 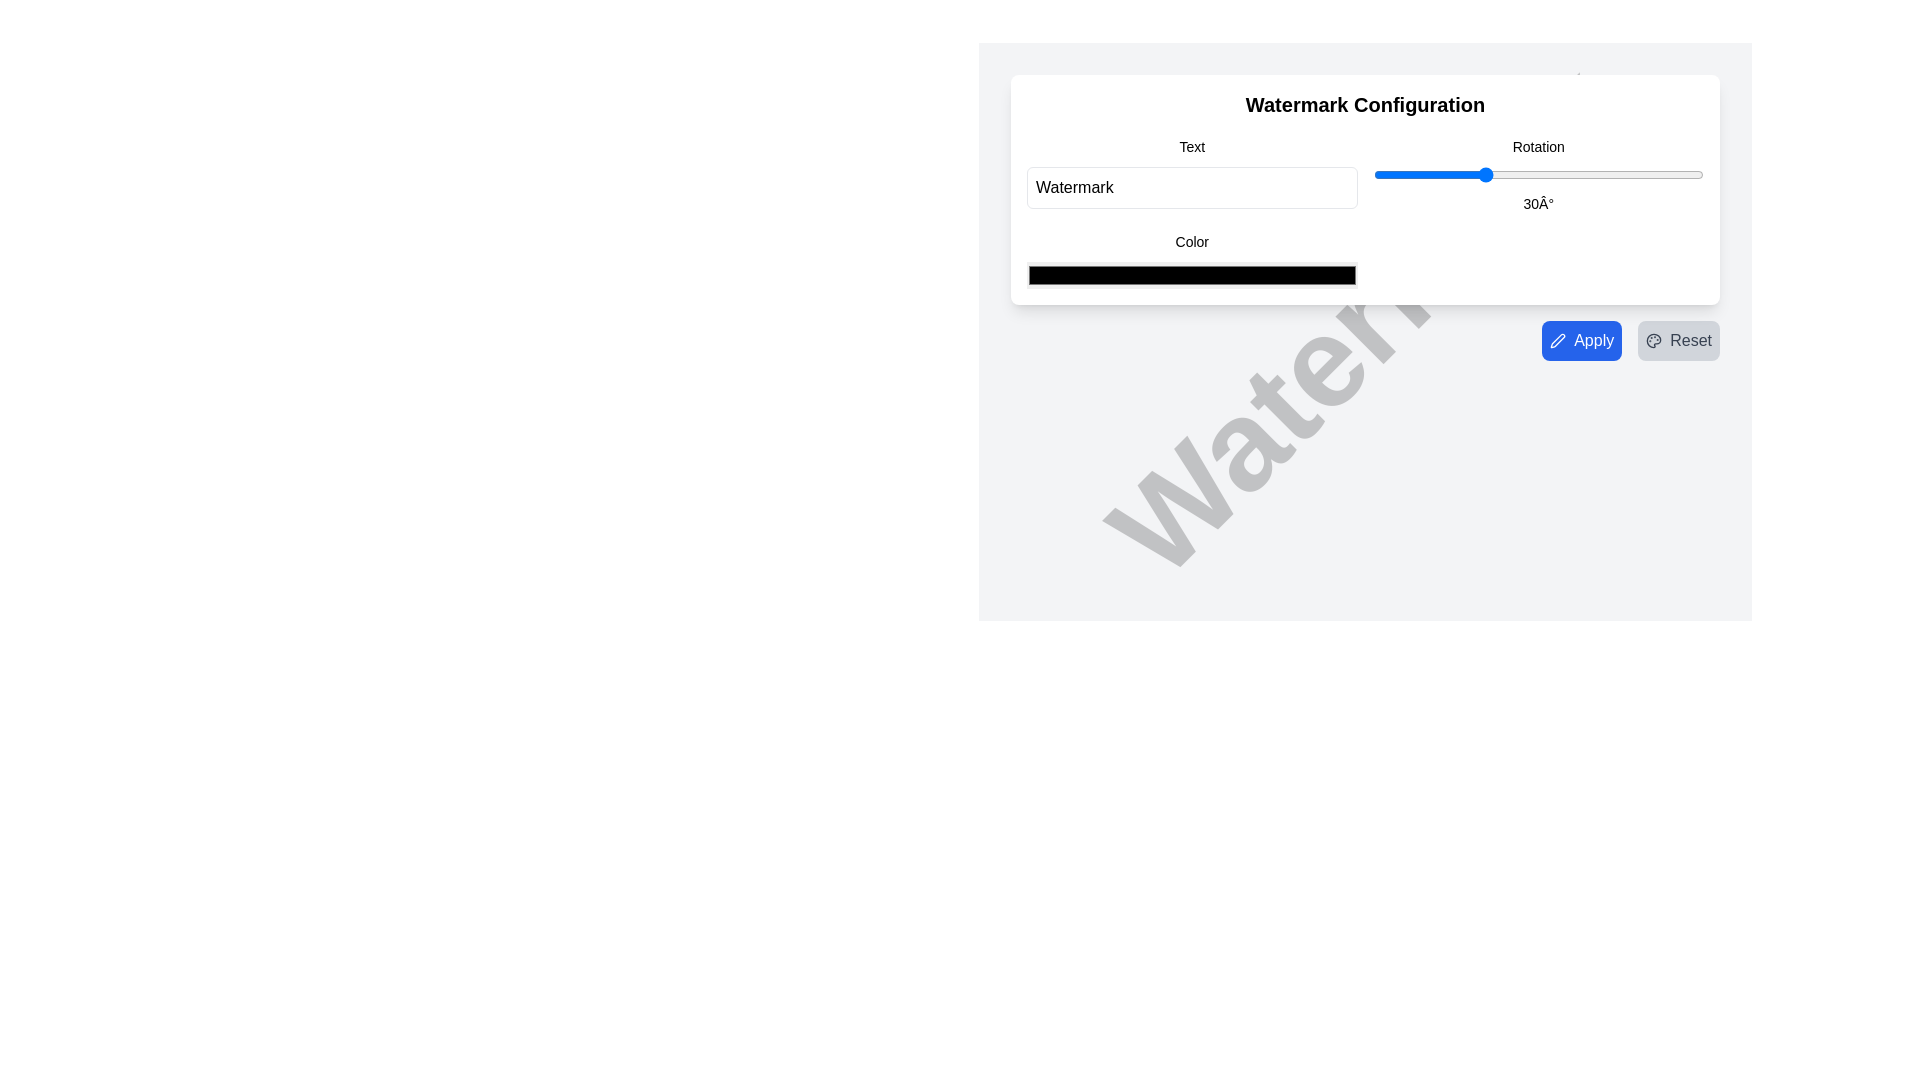 What do you see at coordinates (1679, 339) in the screenshot?
I see `the reset button located in the bottom right area of the 'Watermark Configuration' dialog box` at bounding box center [1679, 339].